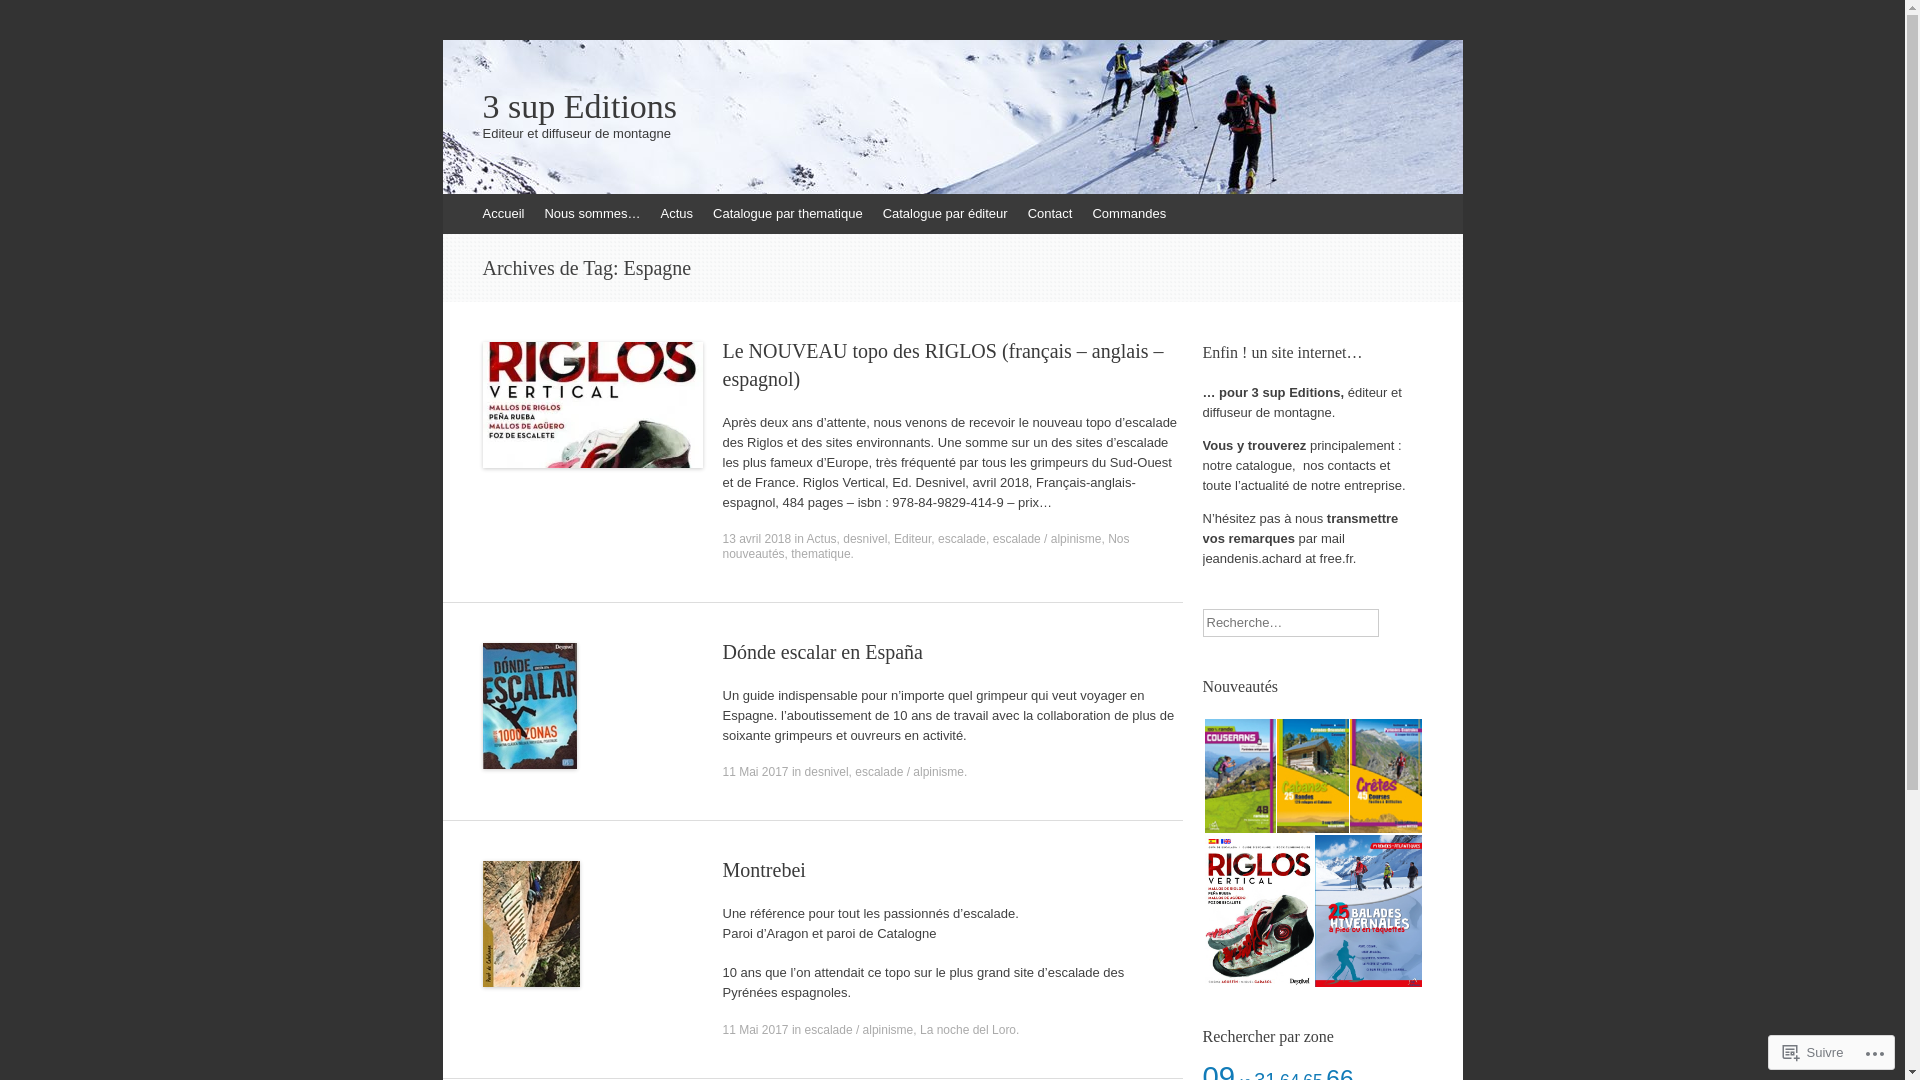 This screenshot has width=1920, height=1080. What do you see at coordinates (753, 1029) in the screenshot?
I see `'11 Mai 2017'` at bounding box center [753, 1029].